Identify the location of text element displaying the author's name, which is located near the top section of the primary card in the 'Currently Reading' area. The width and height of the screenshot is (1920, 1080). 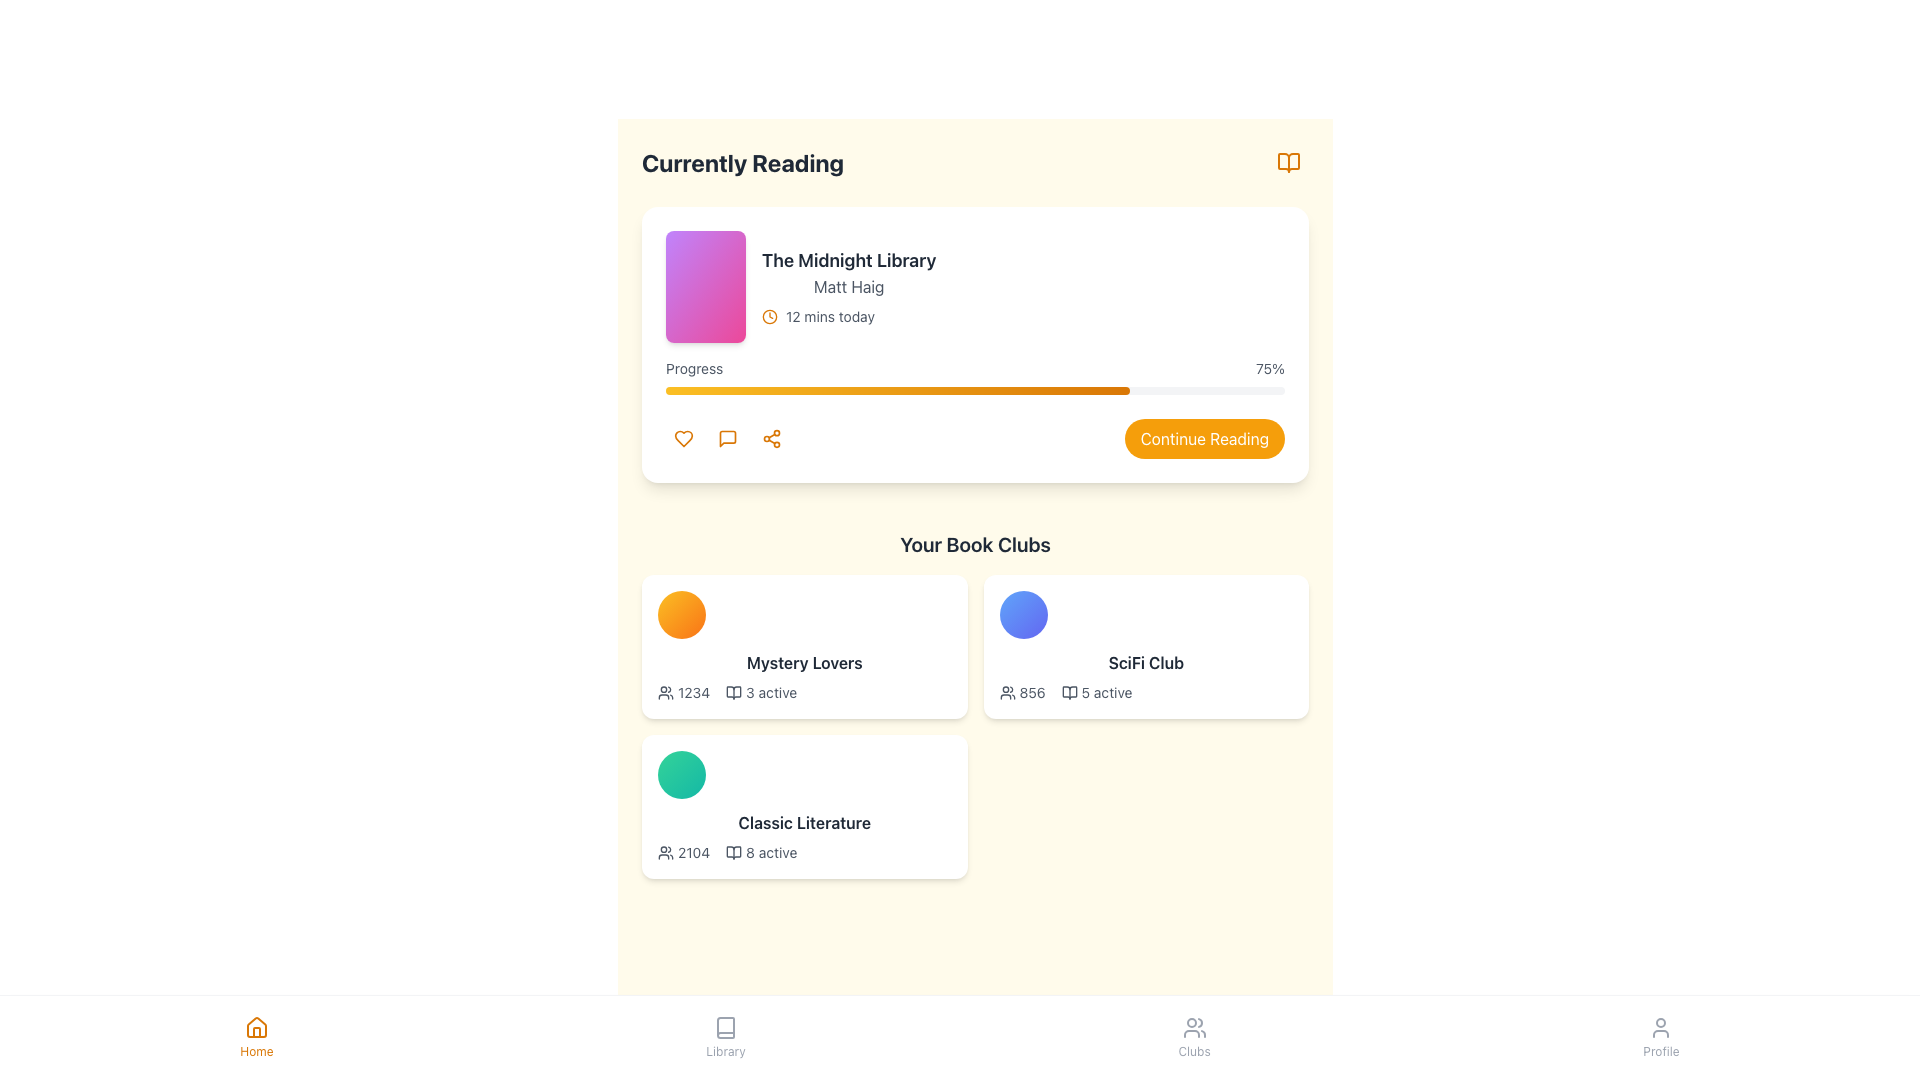
(849, 286).